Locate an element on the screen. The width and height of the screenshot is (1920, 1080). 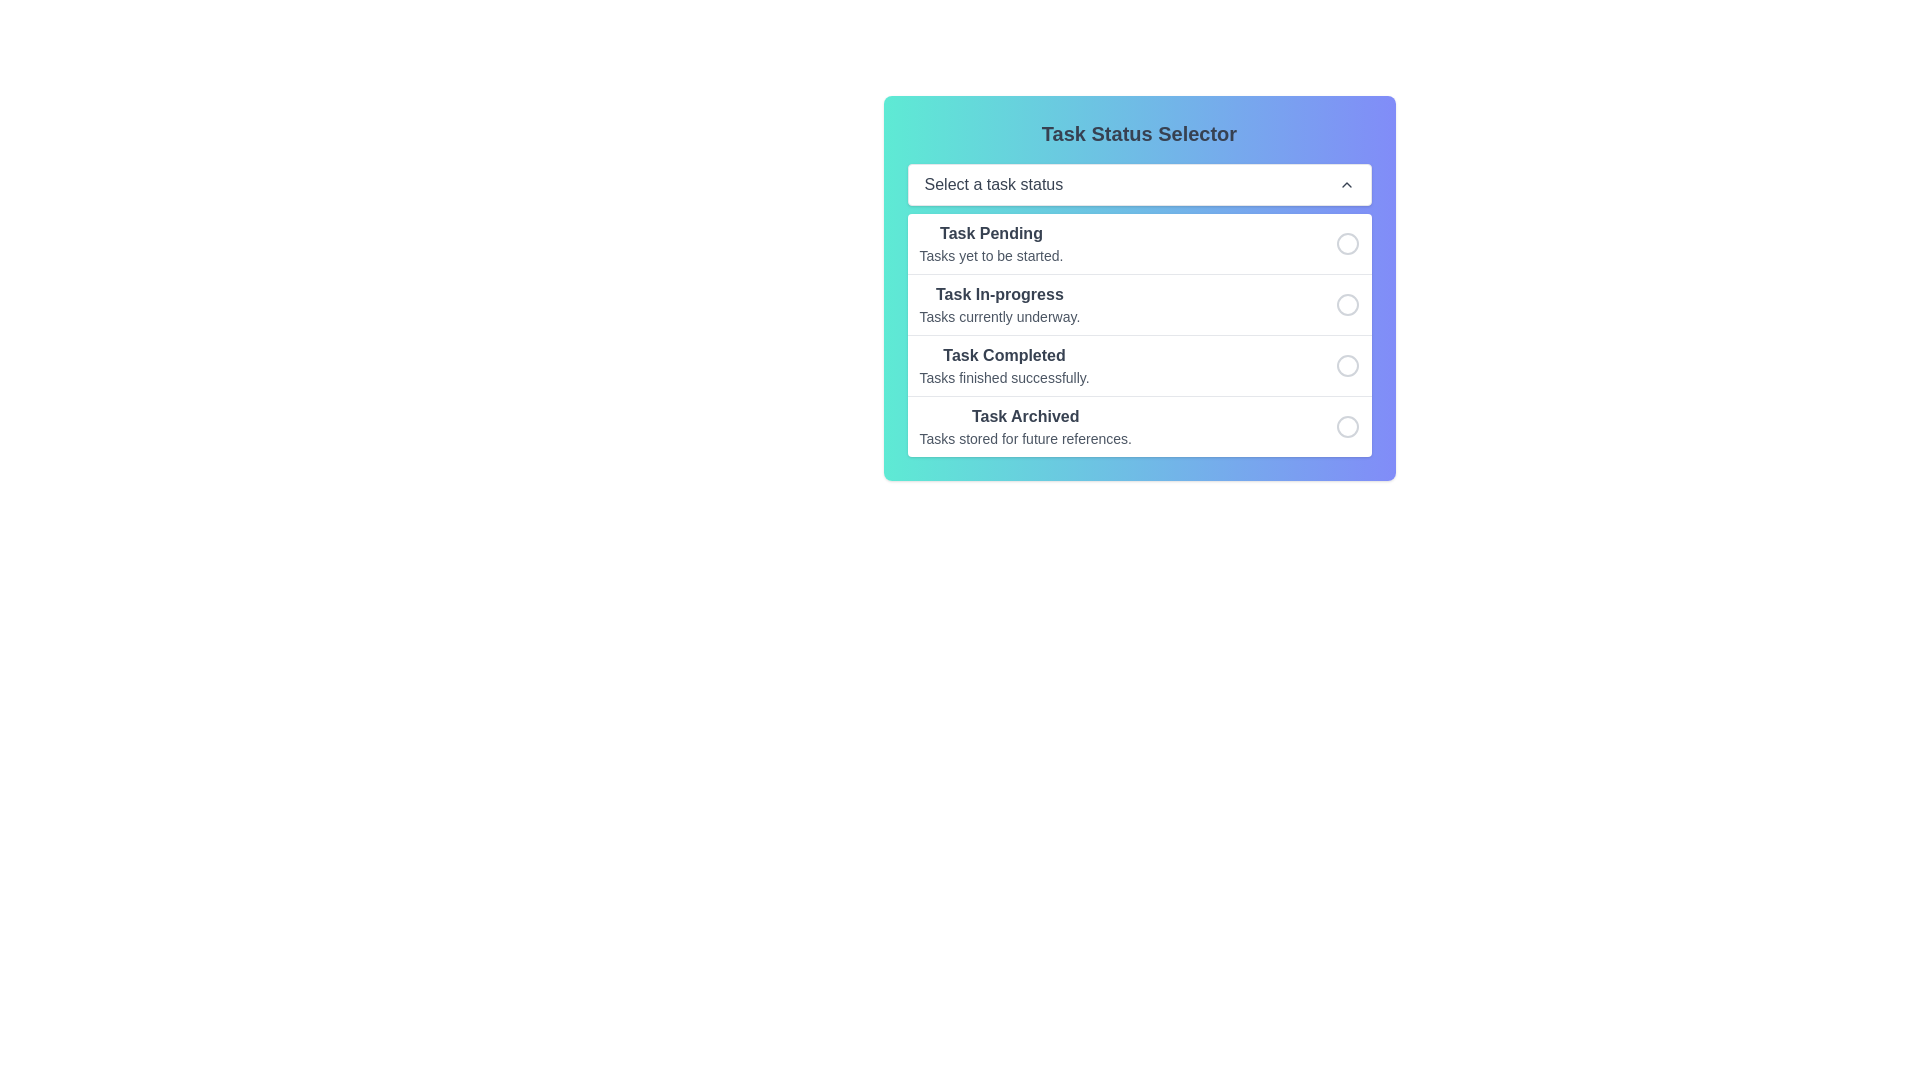
the selectable list item titled 'Task In-progress' which is the second item in the list of task statuses is located at coordinates (1139, 304).